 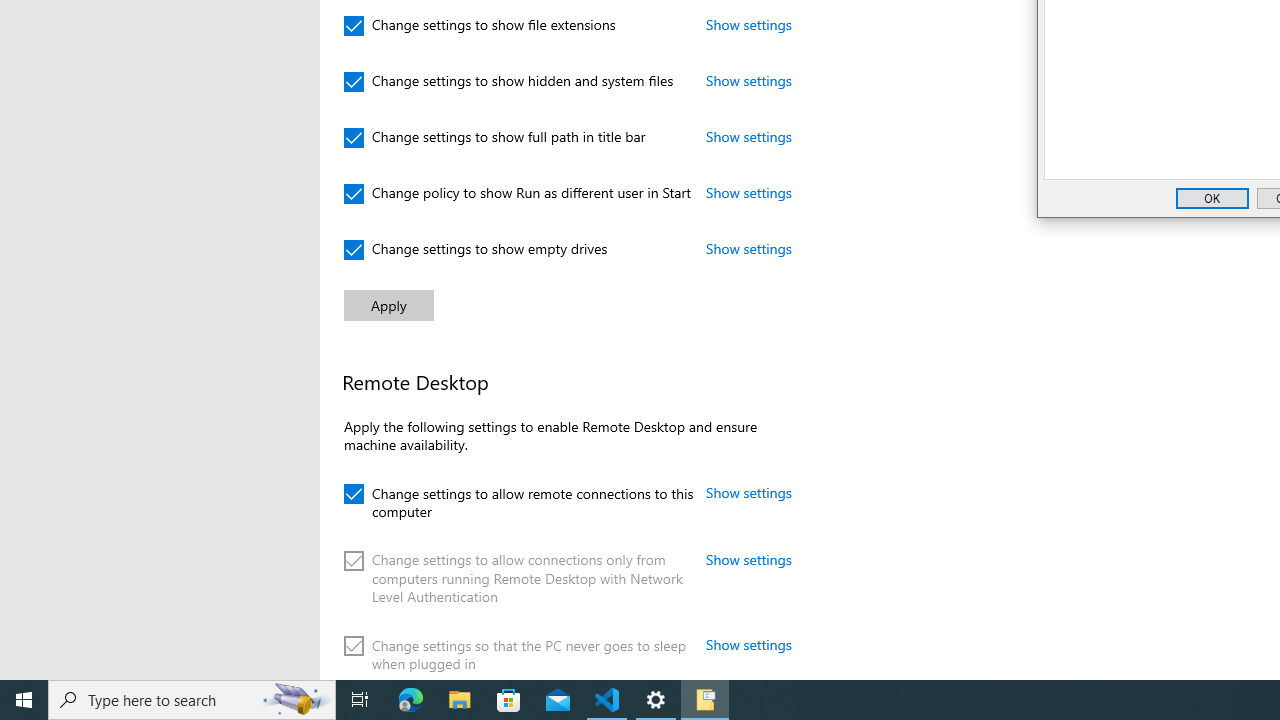 I want to click on 'OK', so click(x=1211, y=198).